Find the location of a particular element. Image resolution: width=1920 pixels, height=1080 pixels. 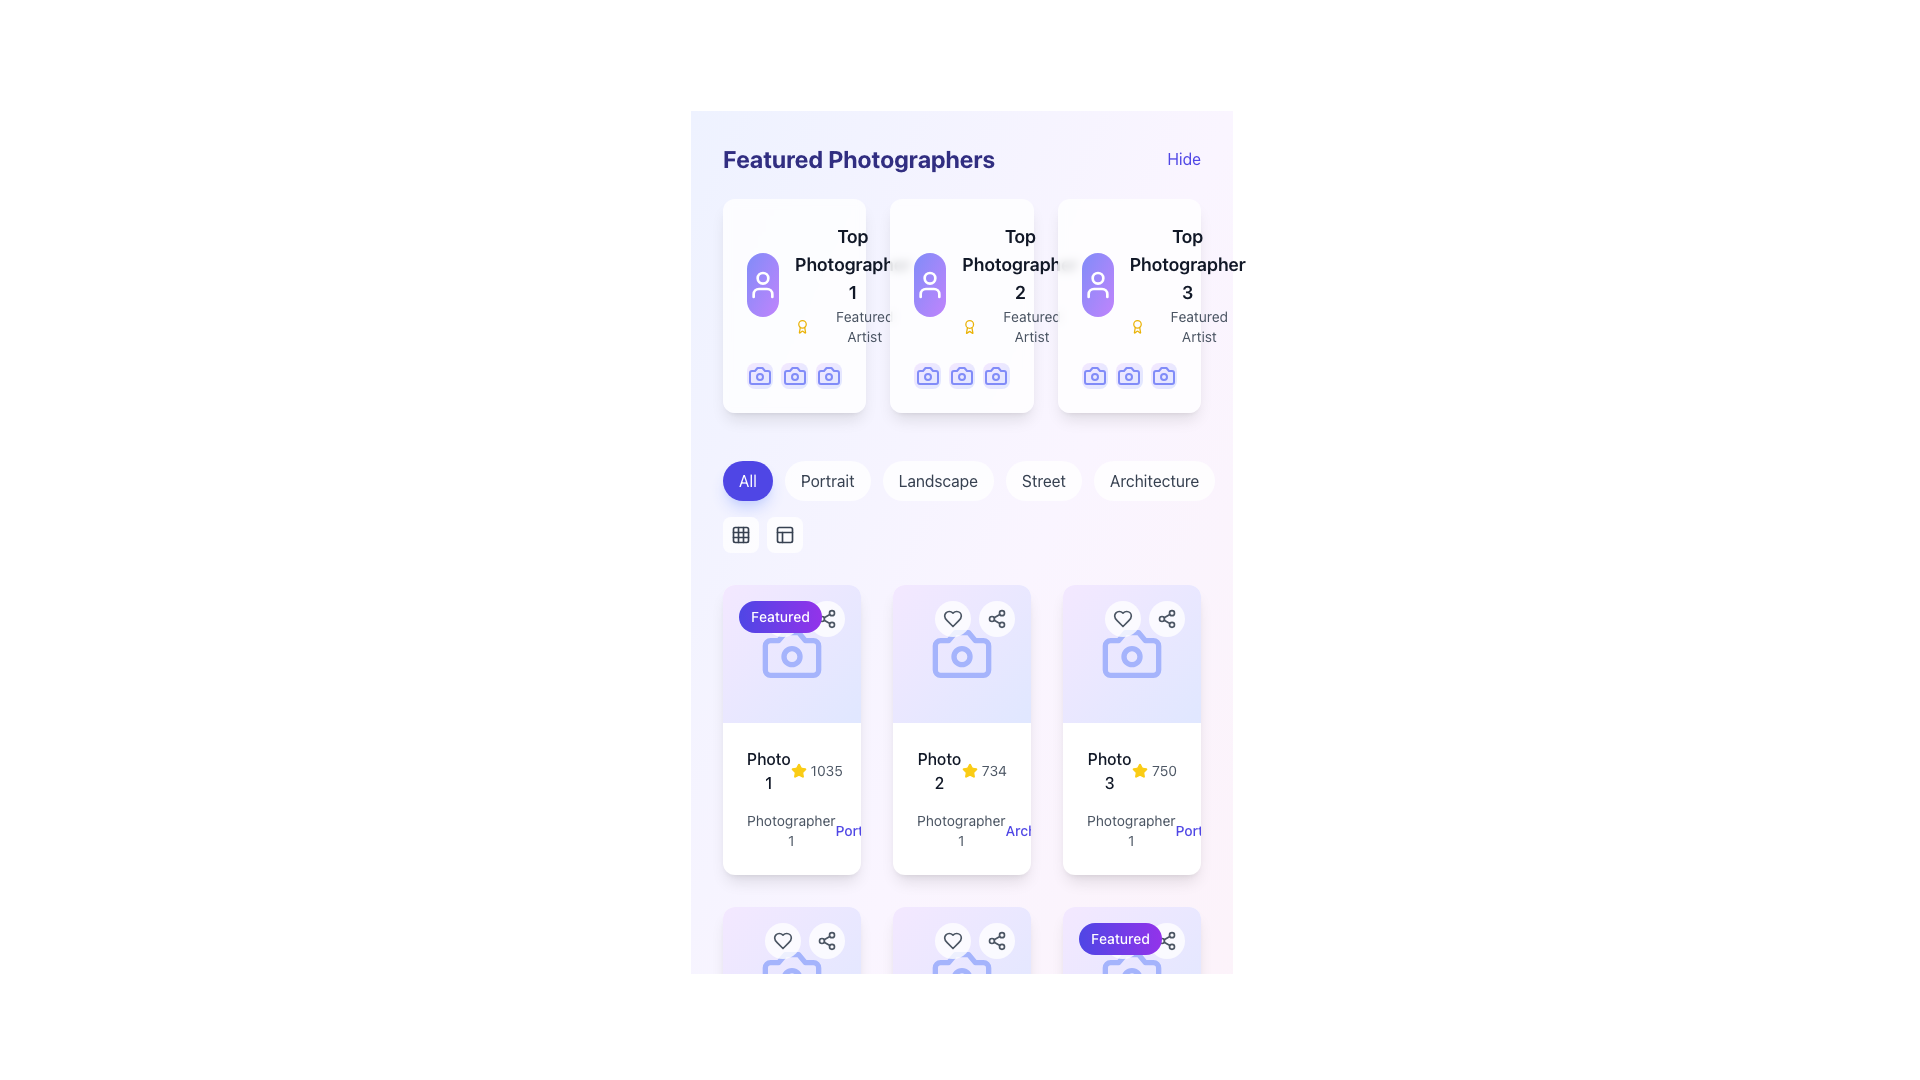

the camera icon subcomponent which visually indicates photography content, located centrally in the third column of the bottom row of the grid layout is located at coordinates (961, 974).